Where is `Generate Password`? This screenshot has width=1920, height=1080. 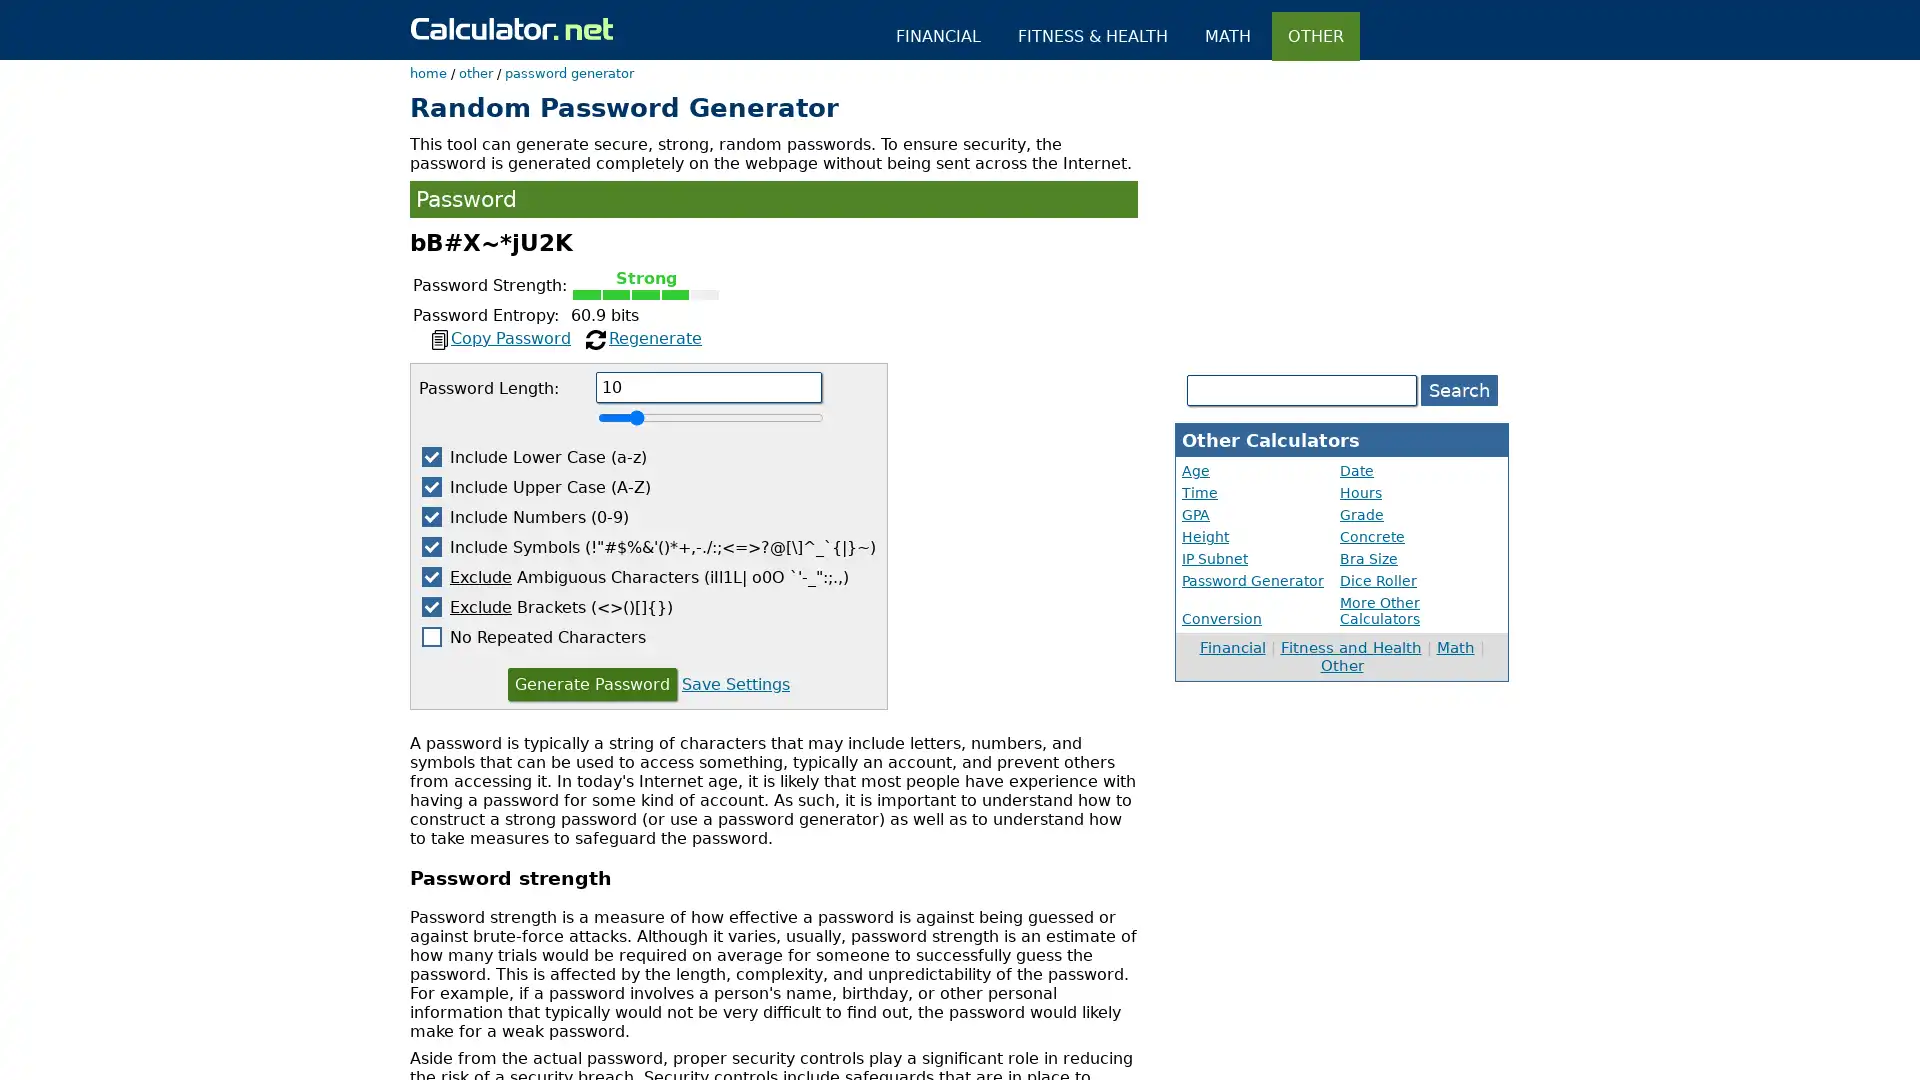
Generate Password is located at coordinates (591, 682).